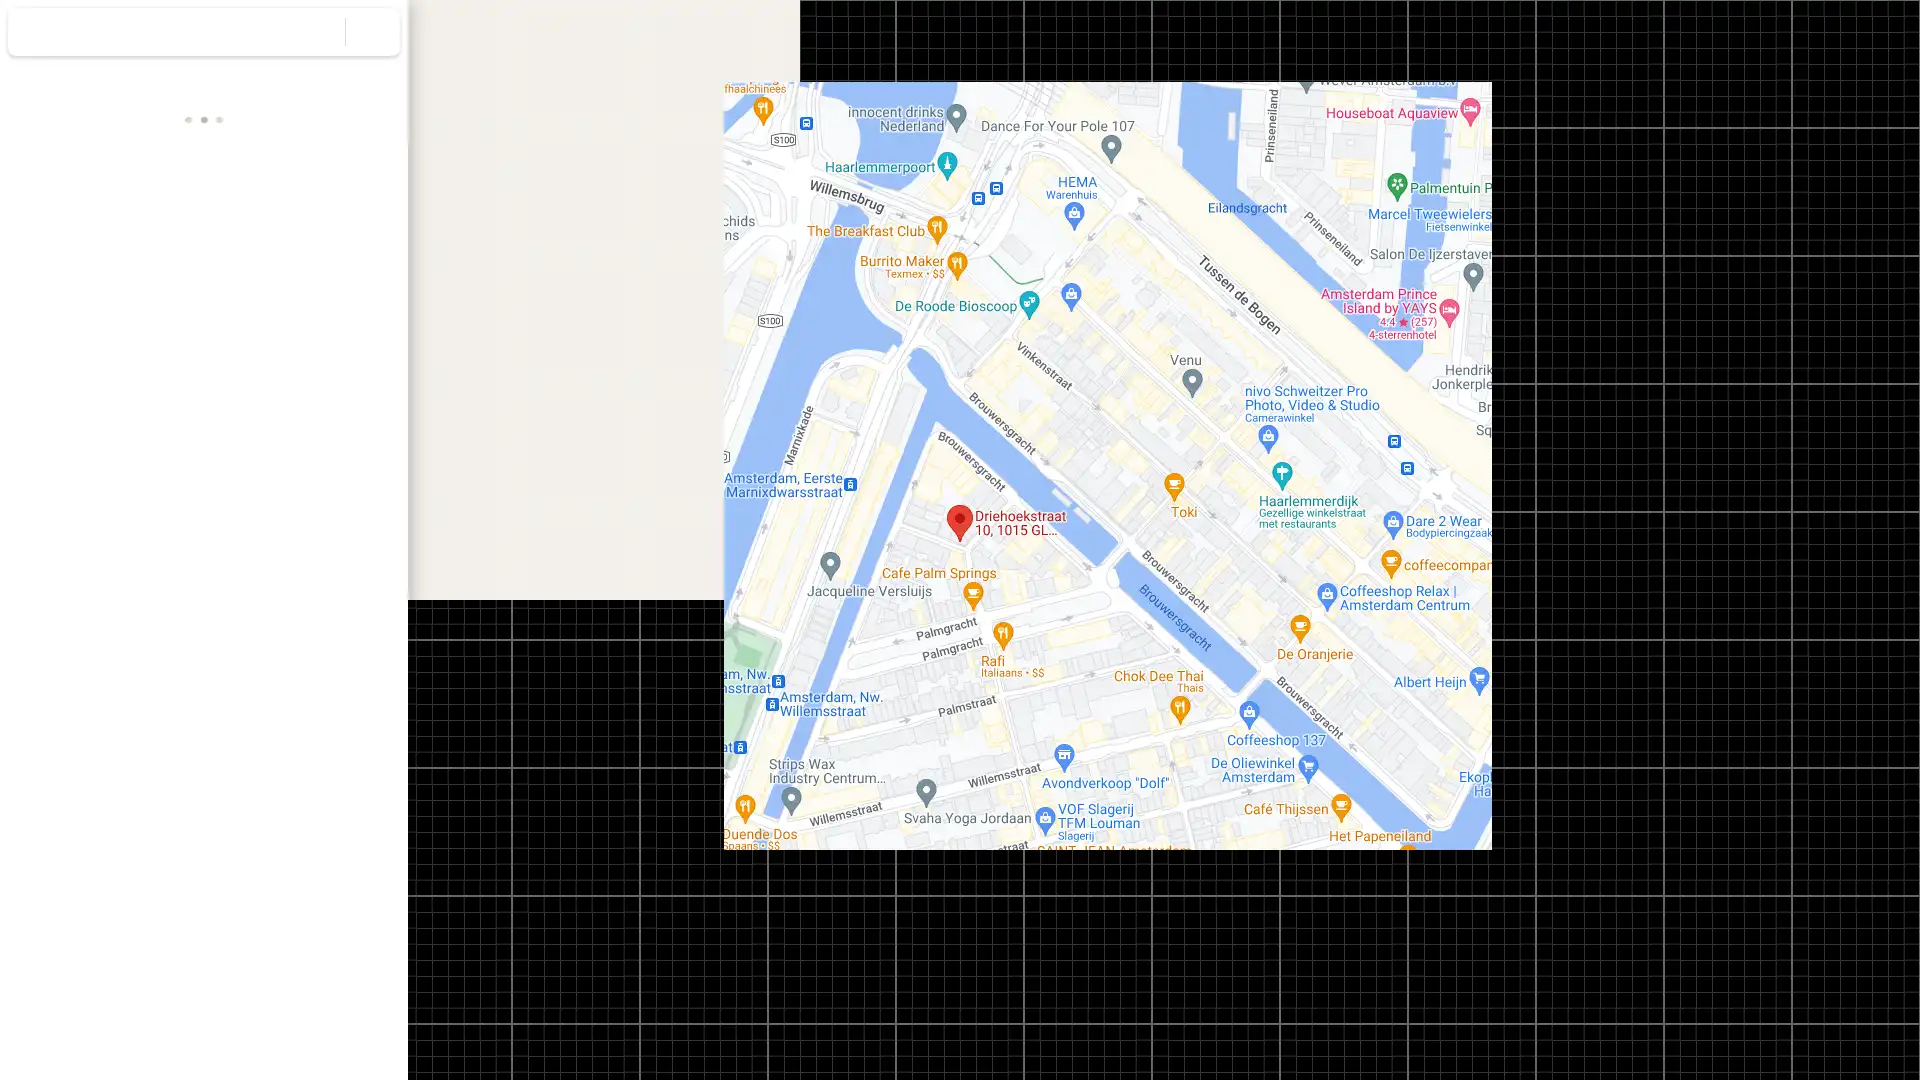  I want to click on Route naar Driehoekstraat 10, so click(57, 342).